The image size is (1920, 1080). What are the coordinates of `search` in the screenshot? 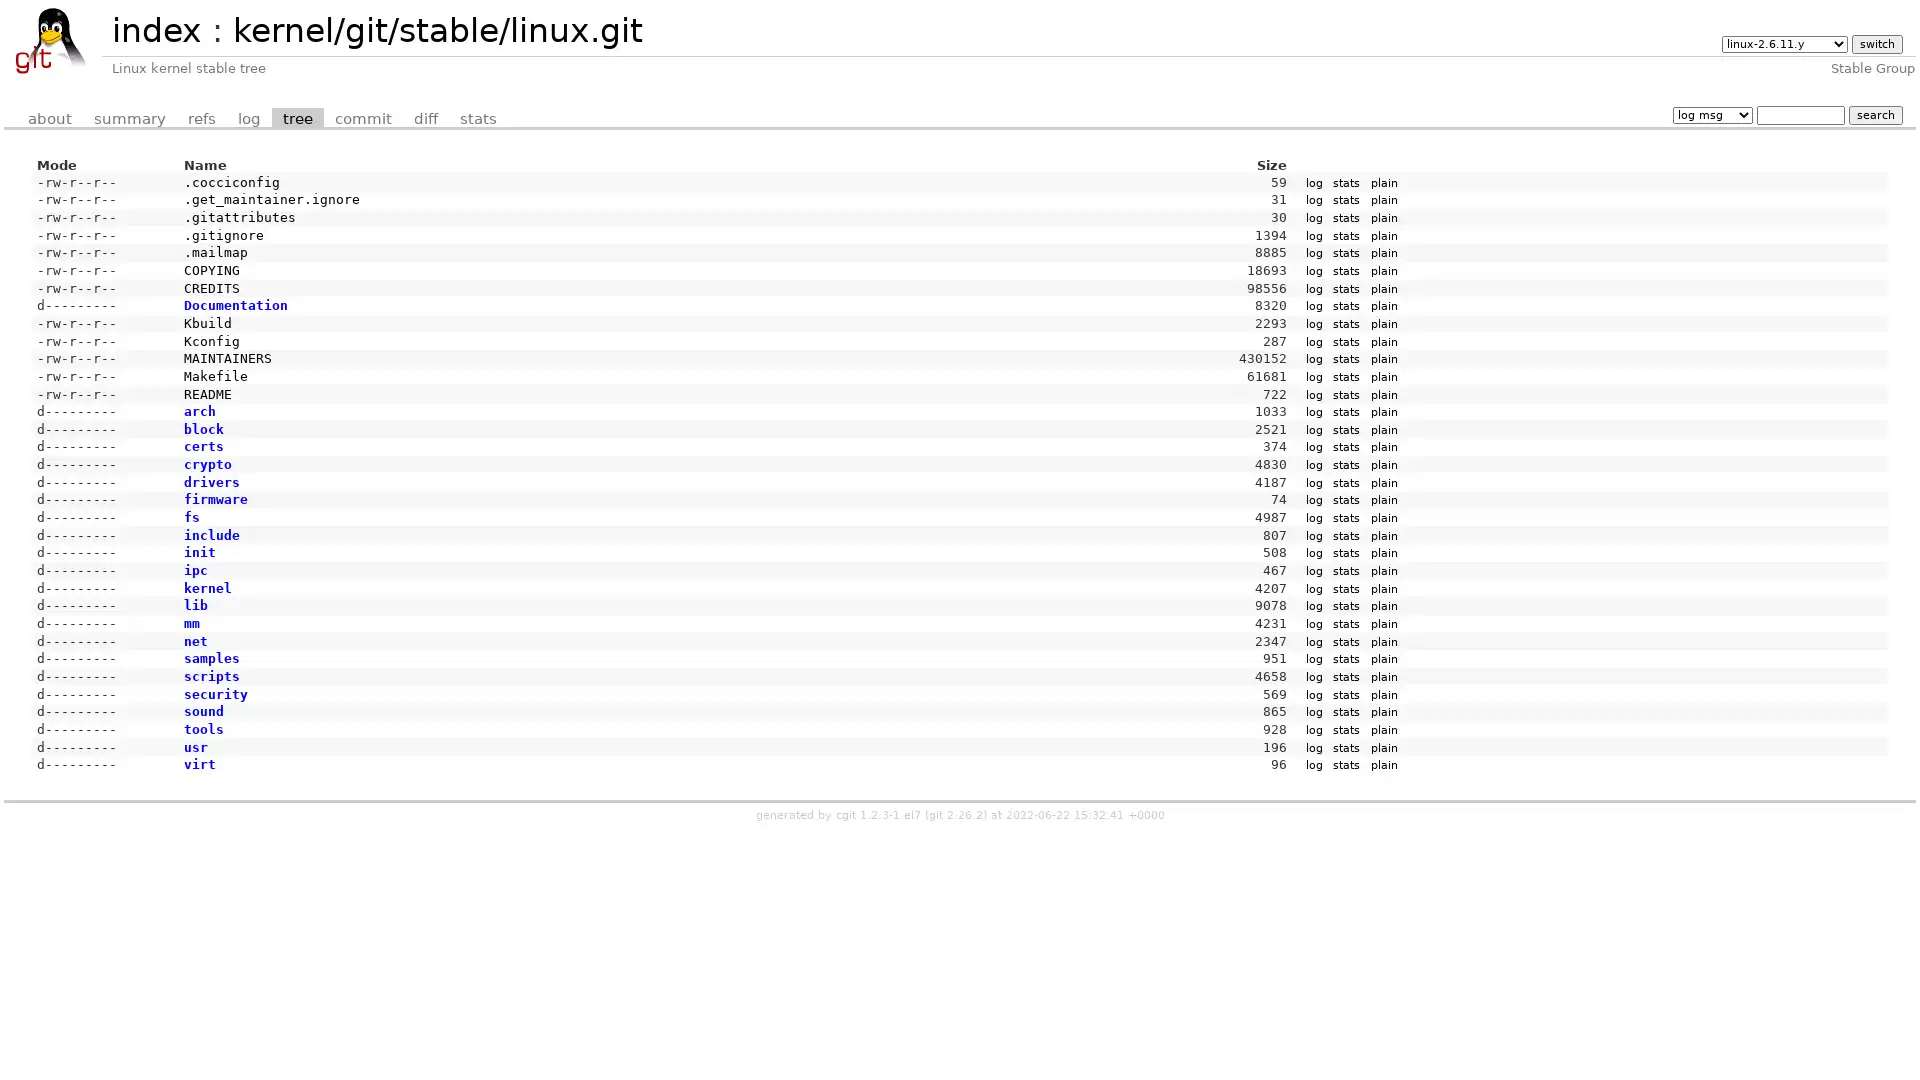 It's located at (1874, 114).